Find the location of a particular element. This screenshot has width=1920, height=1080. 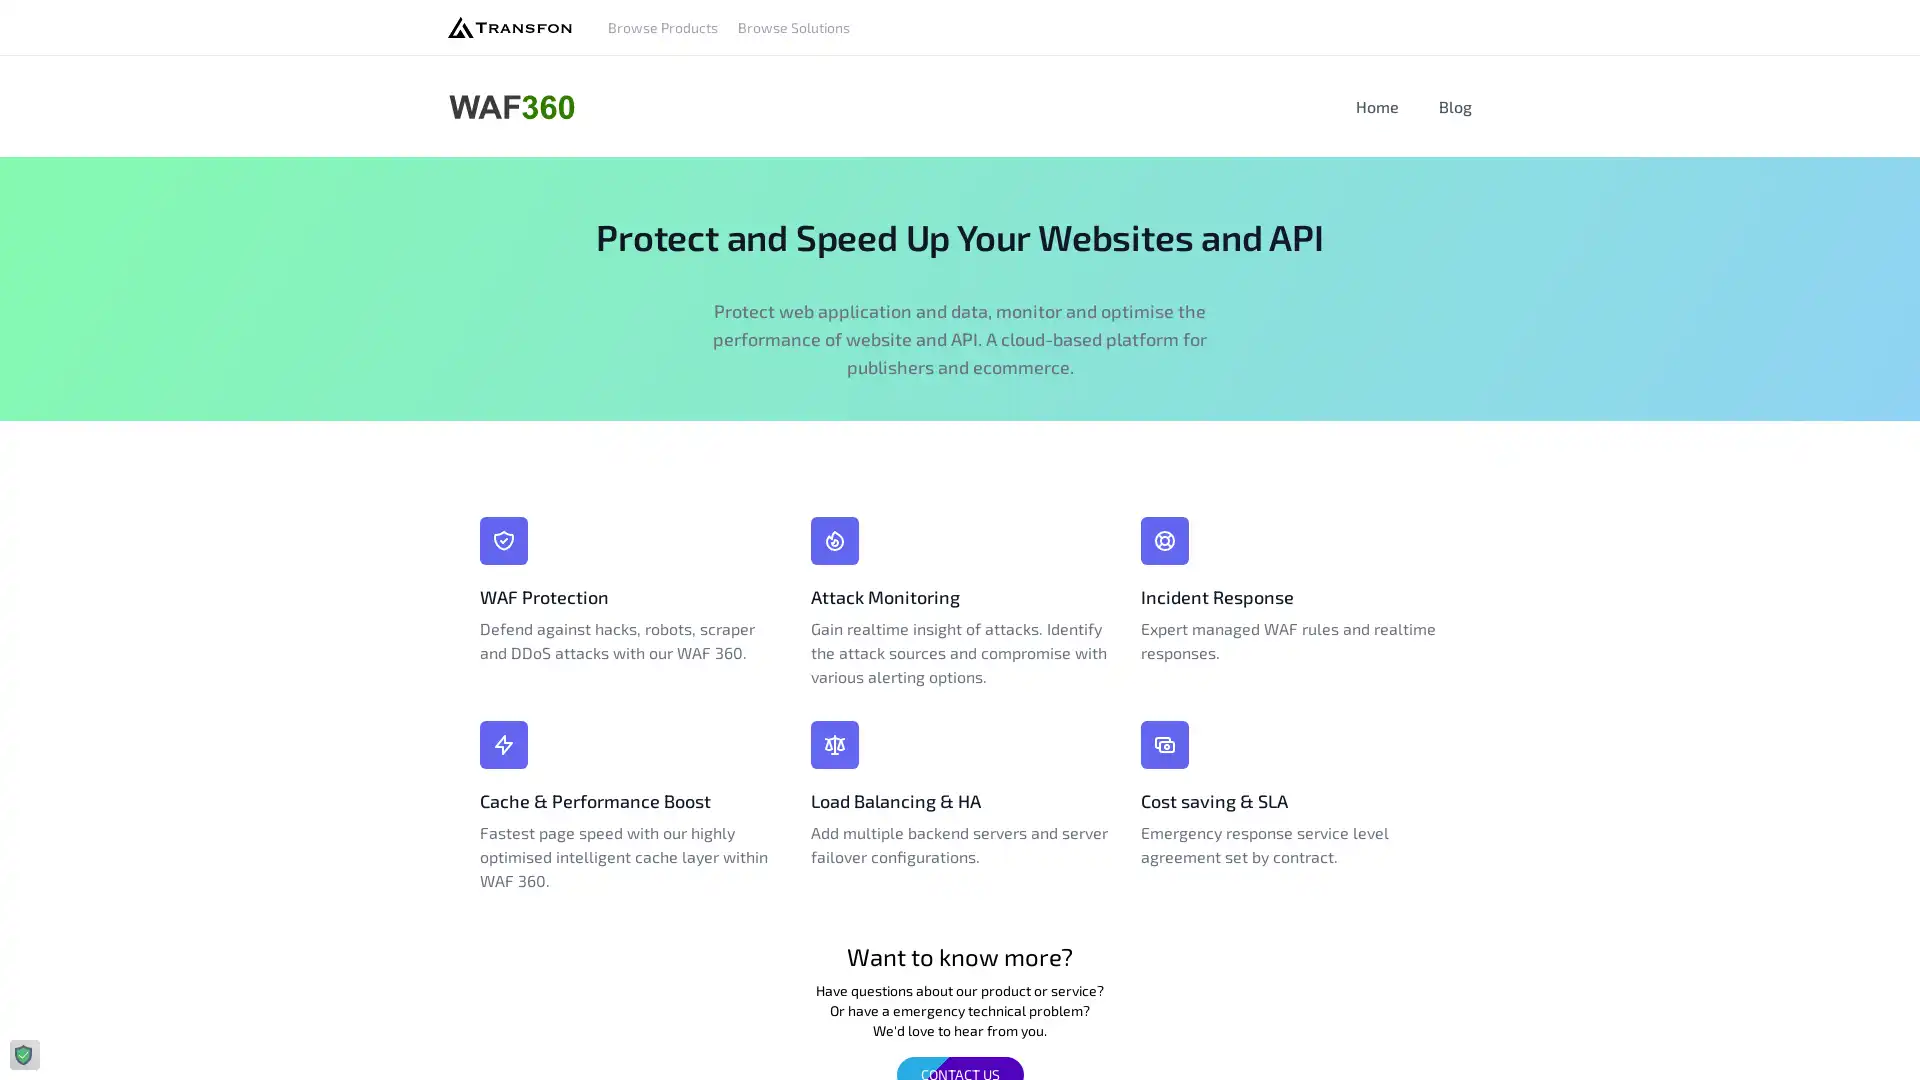

Agree and proceed is located at coordinates (326, 1044).